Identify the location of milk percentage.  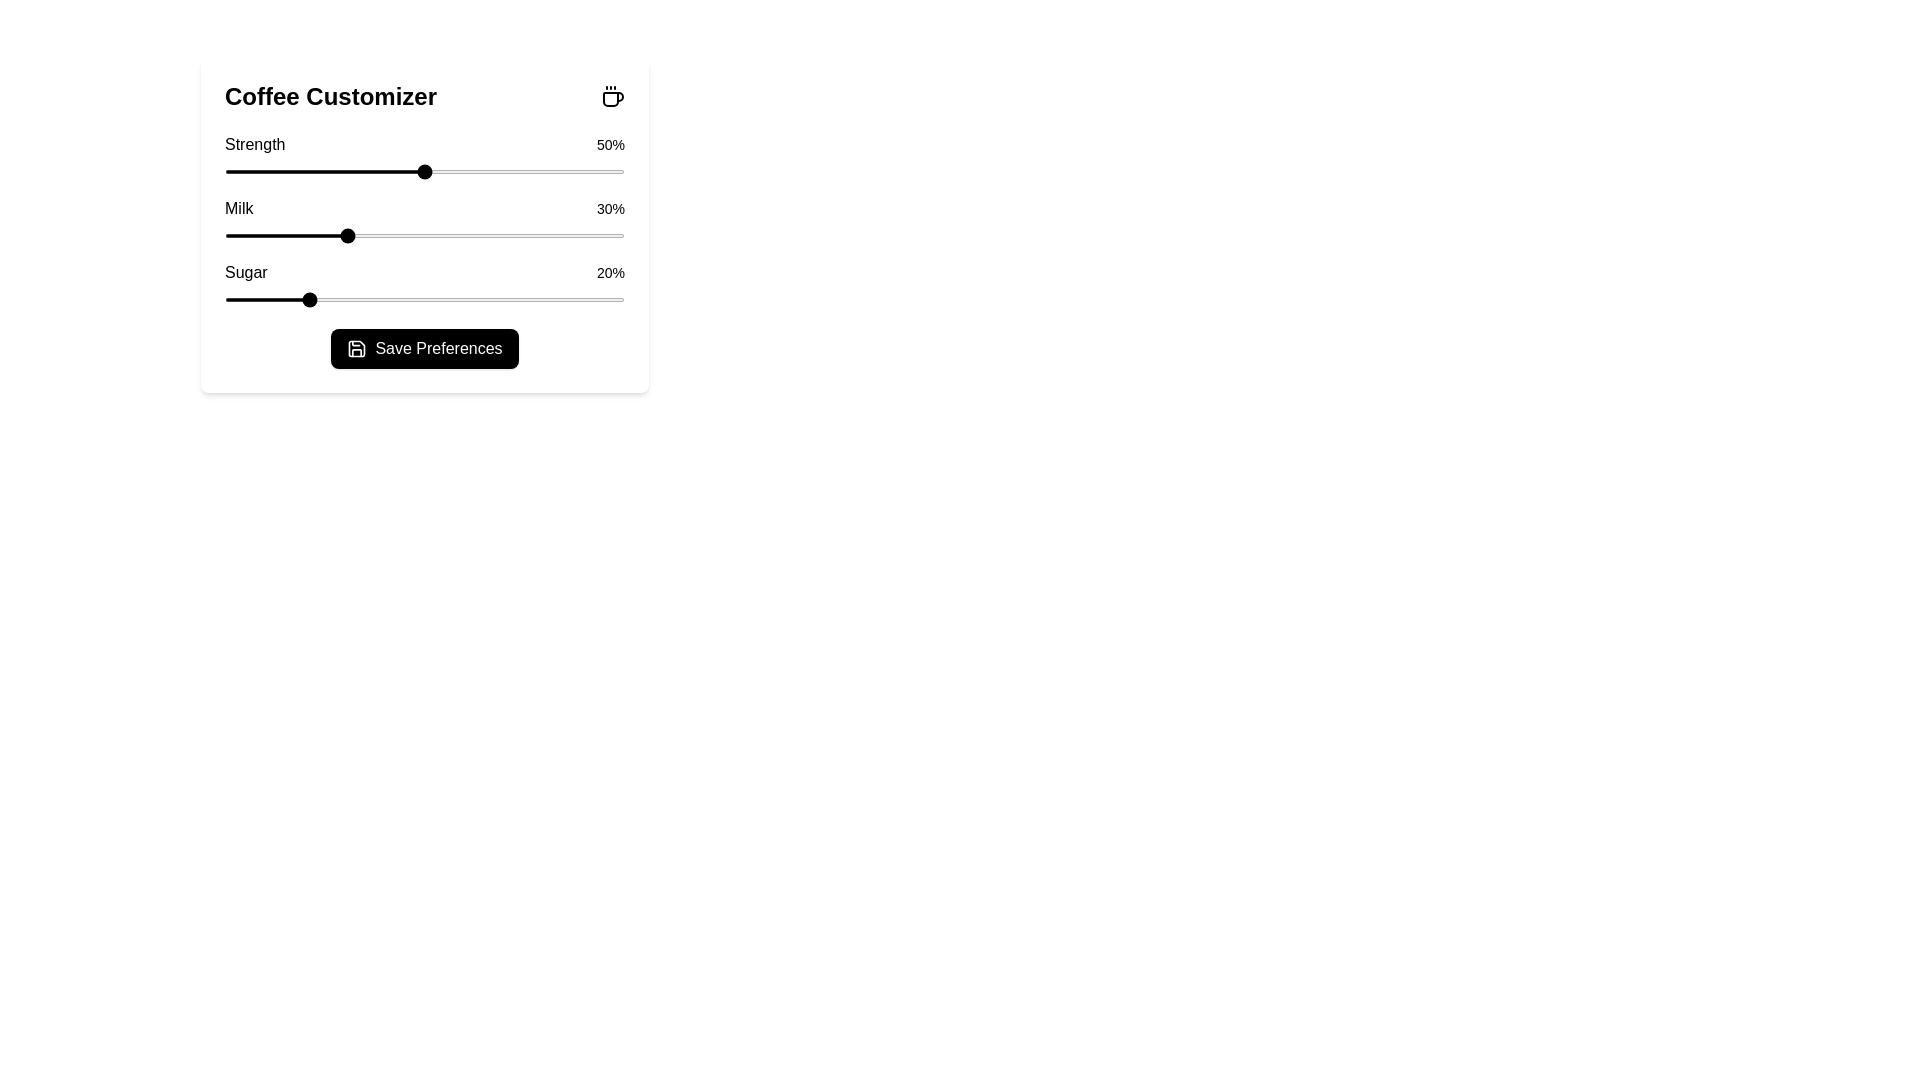
(497, 234).